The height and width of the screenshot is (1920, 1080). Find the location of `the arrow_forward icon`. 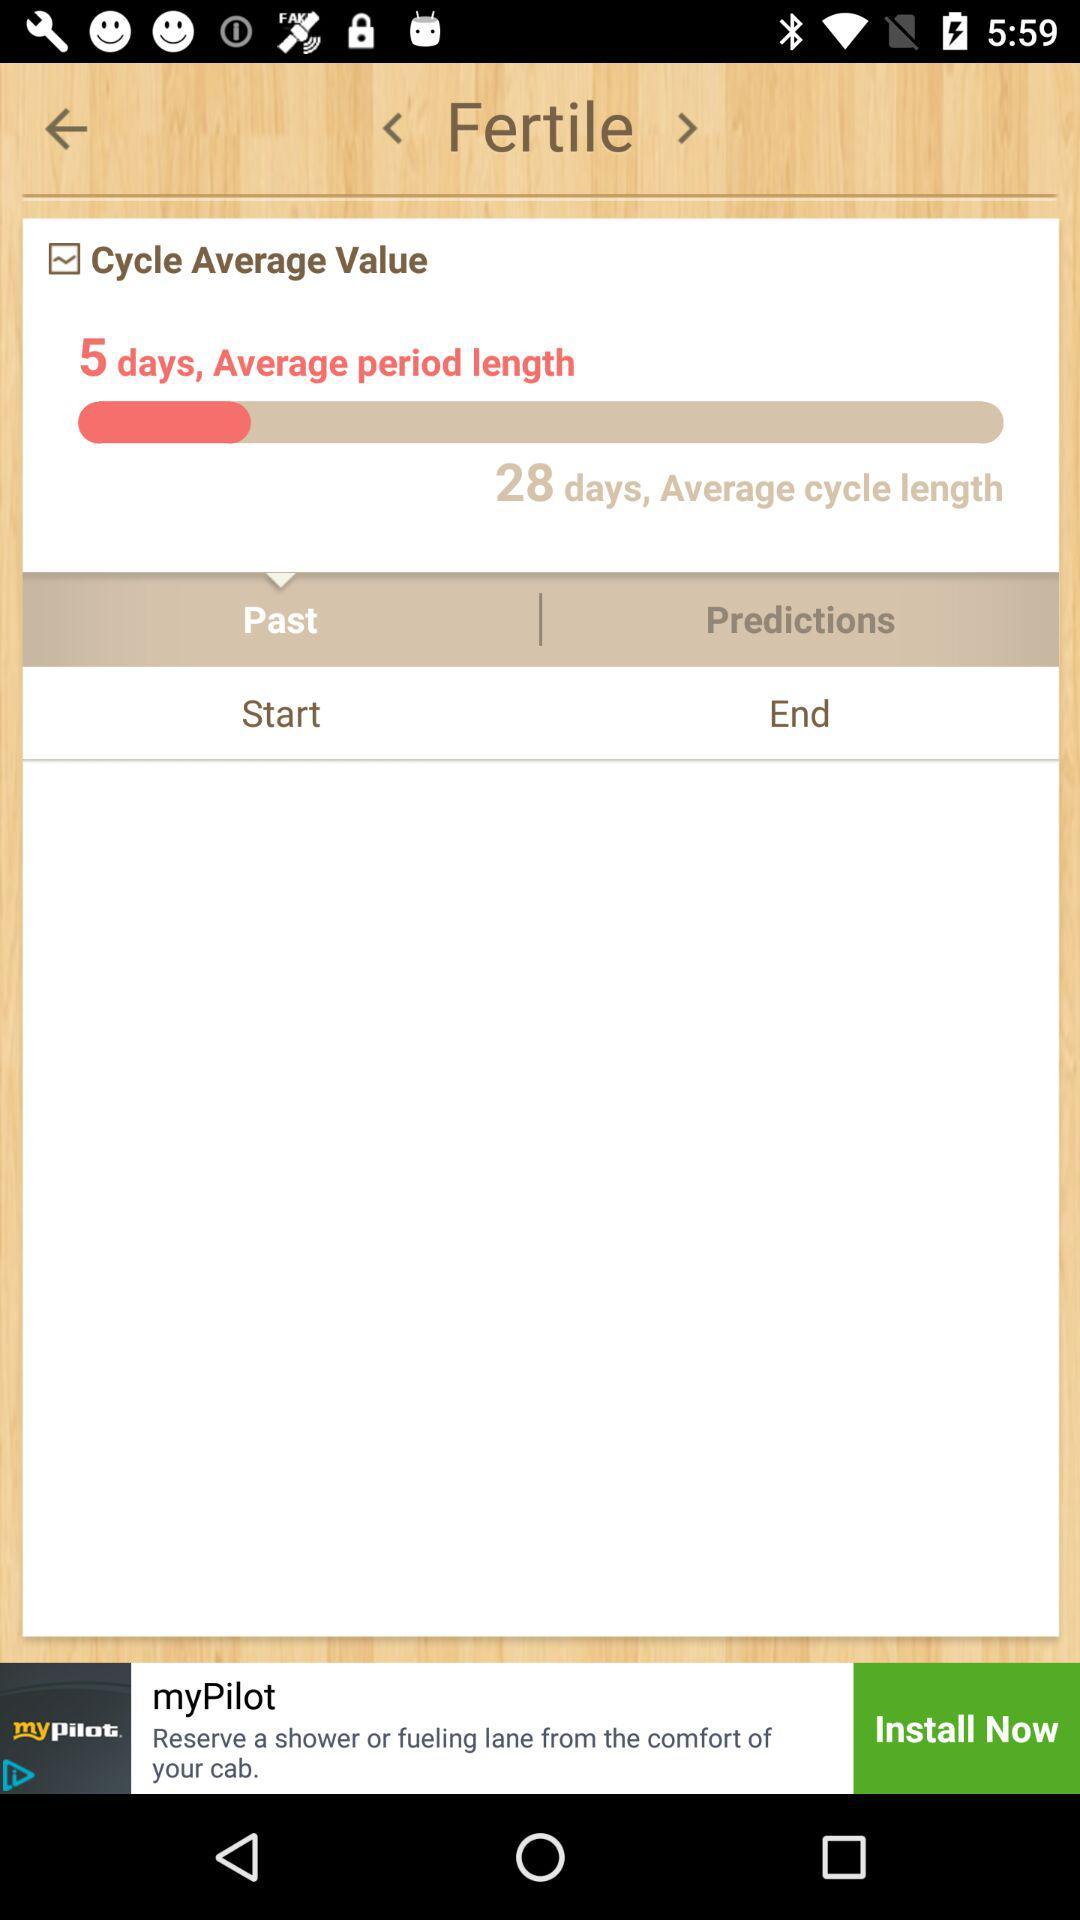

the arrow_forward icon is located at coordinates (685, 127).